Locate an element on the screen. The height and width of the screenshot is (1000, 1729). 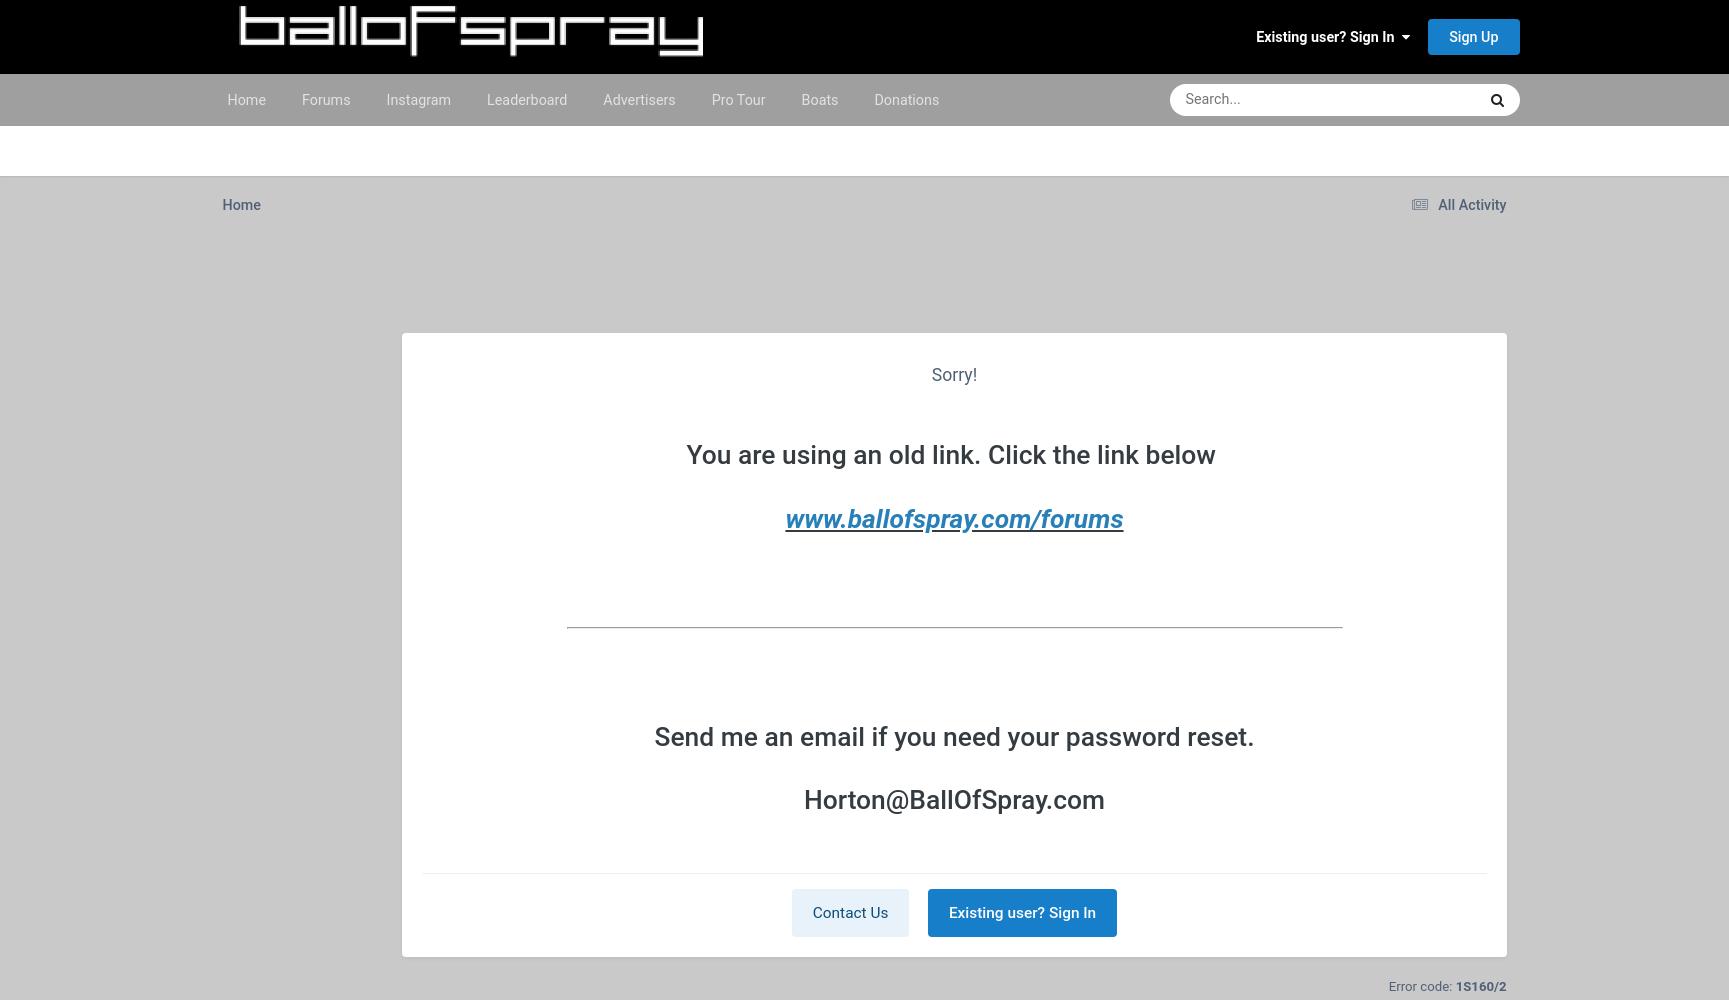
'All Activity' is located at coordinates (1437, 203).